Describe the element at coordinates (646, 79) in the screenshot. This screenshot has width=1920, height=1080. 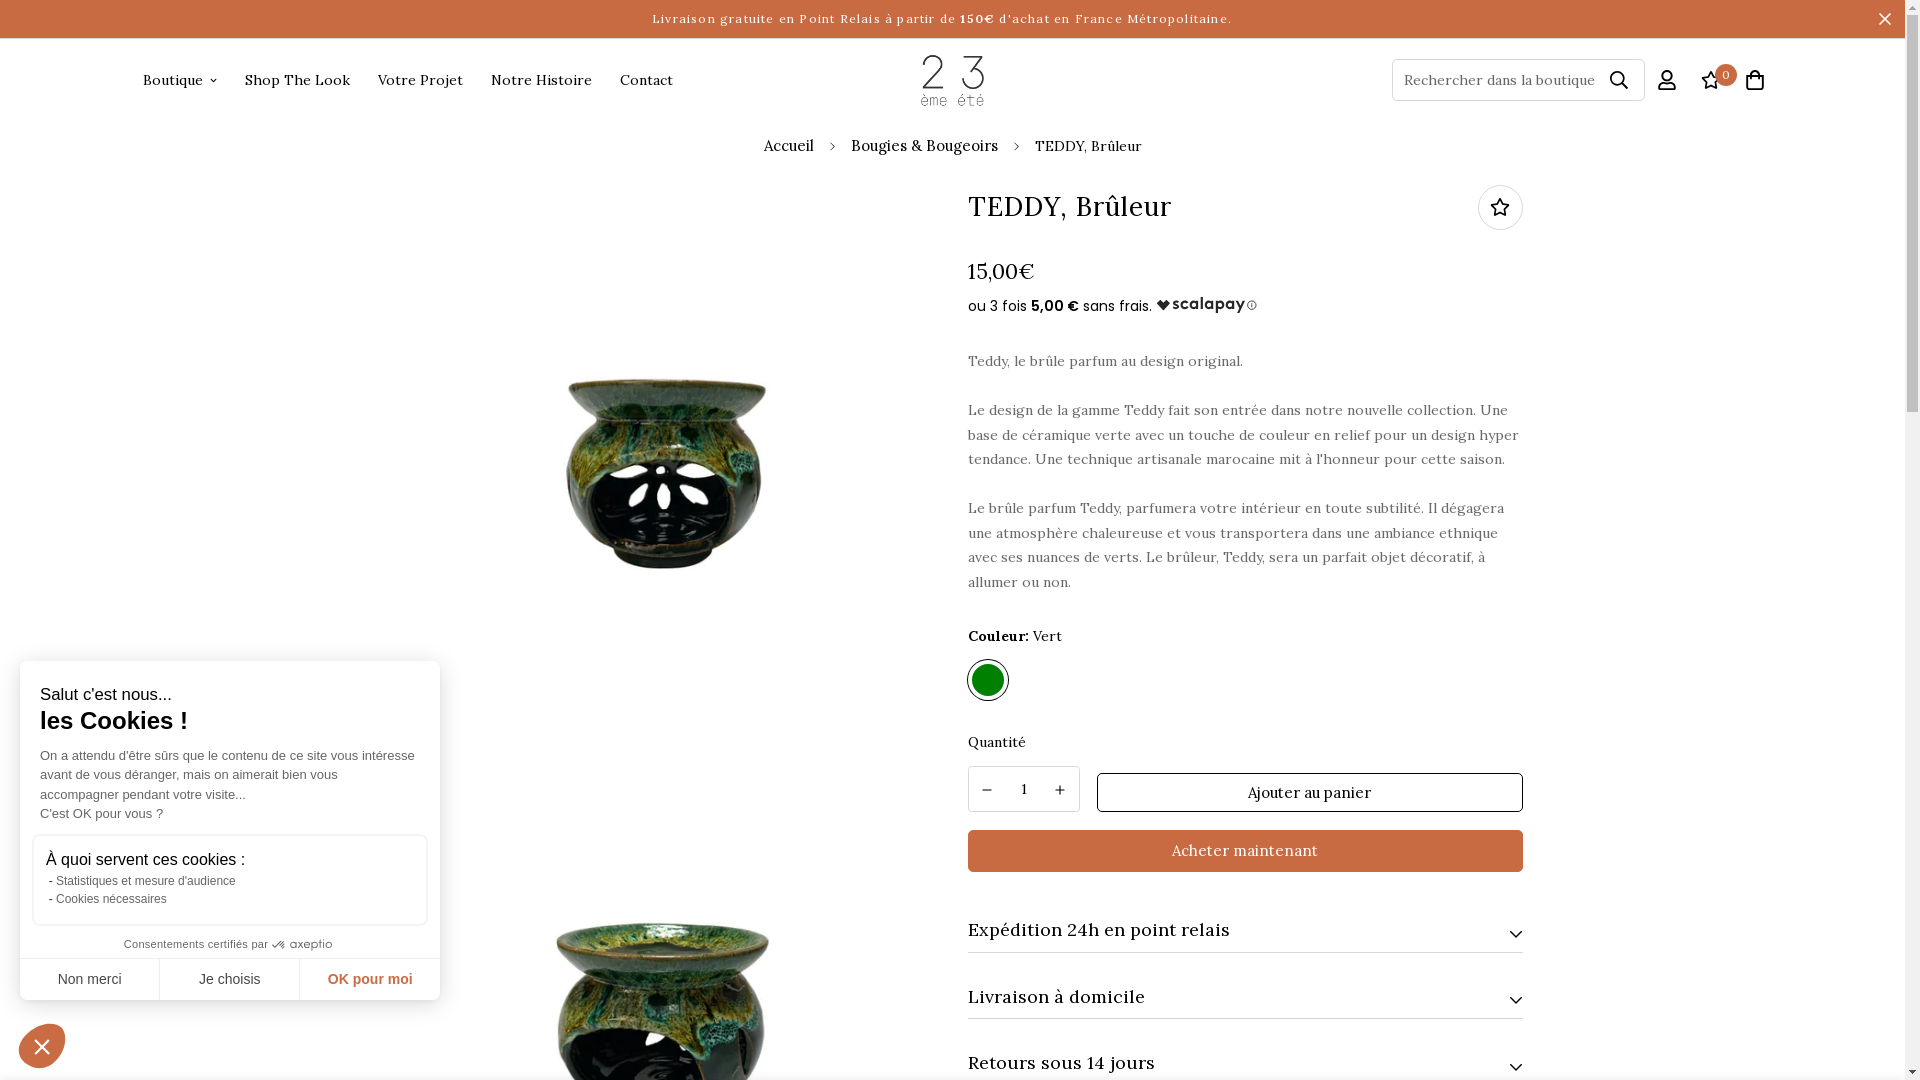
I see `'Contact'` at that location.